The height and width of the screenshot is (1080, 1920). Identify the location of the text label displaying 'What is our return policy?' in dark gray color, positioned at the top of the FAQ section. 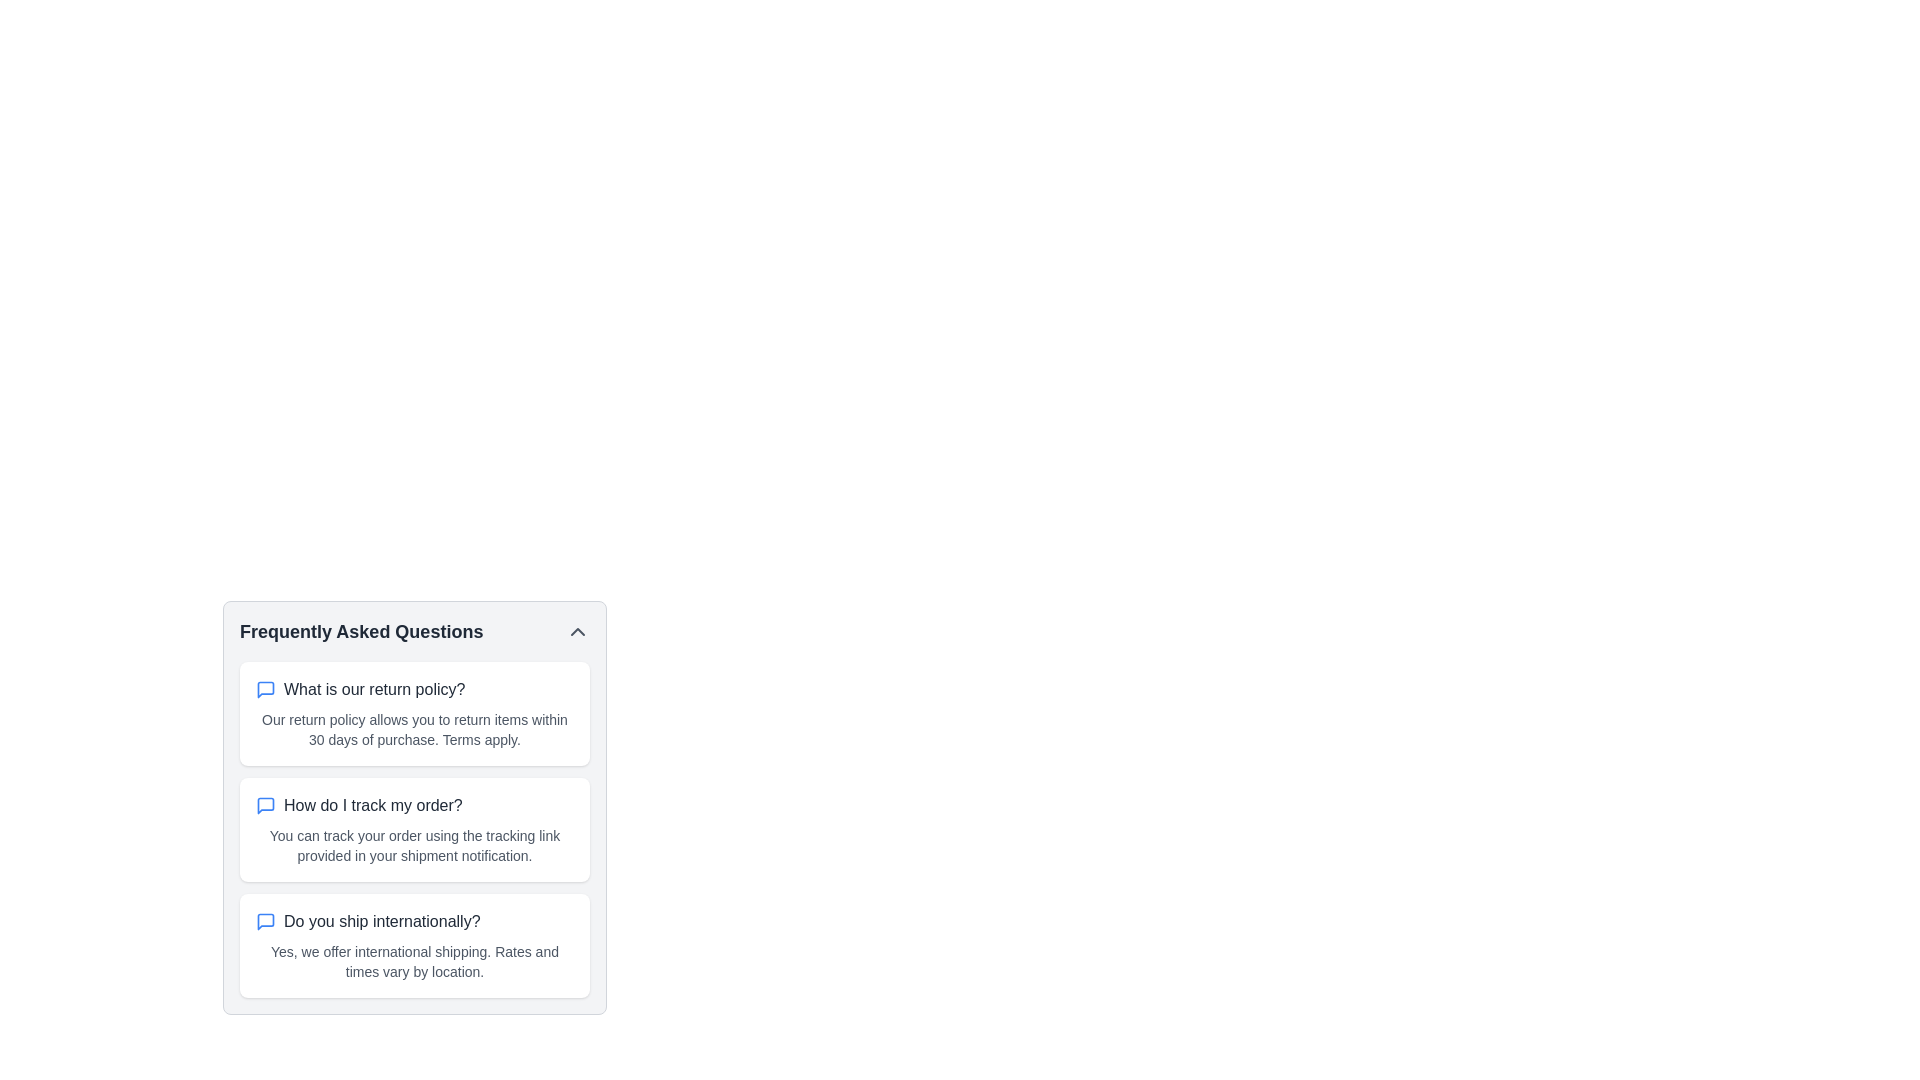
(374, 689).